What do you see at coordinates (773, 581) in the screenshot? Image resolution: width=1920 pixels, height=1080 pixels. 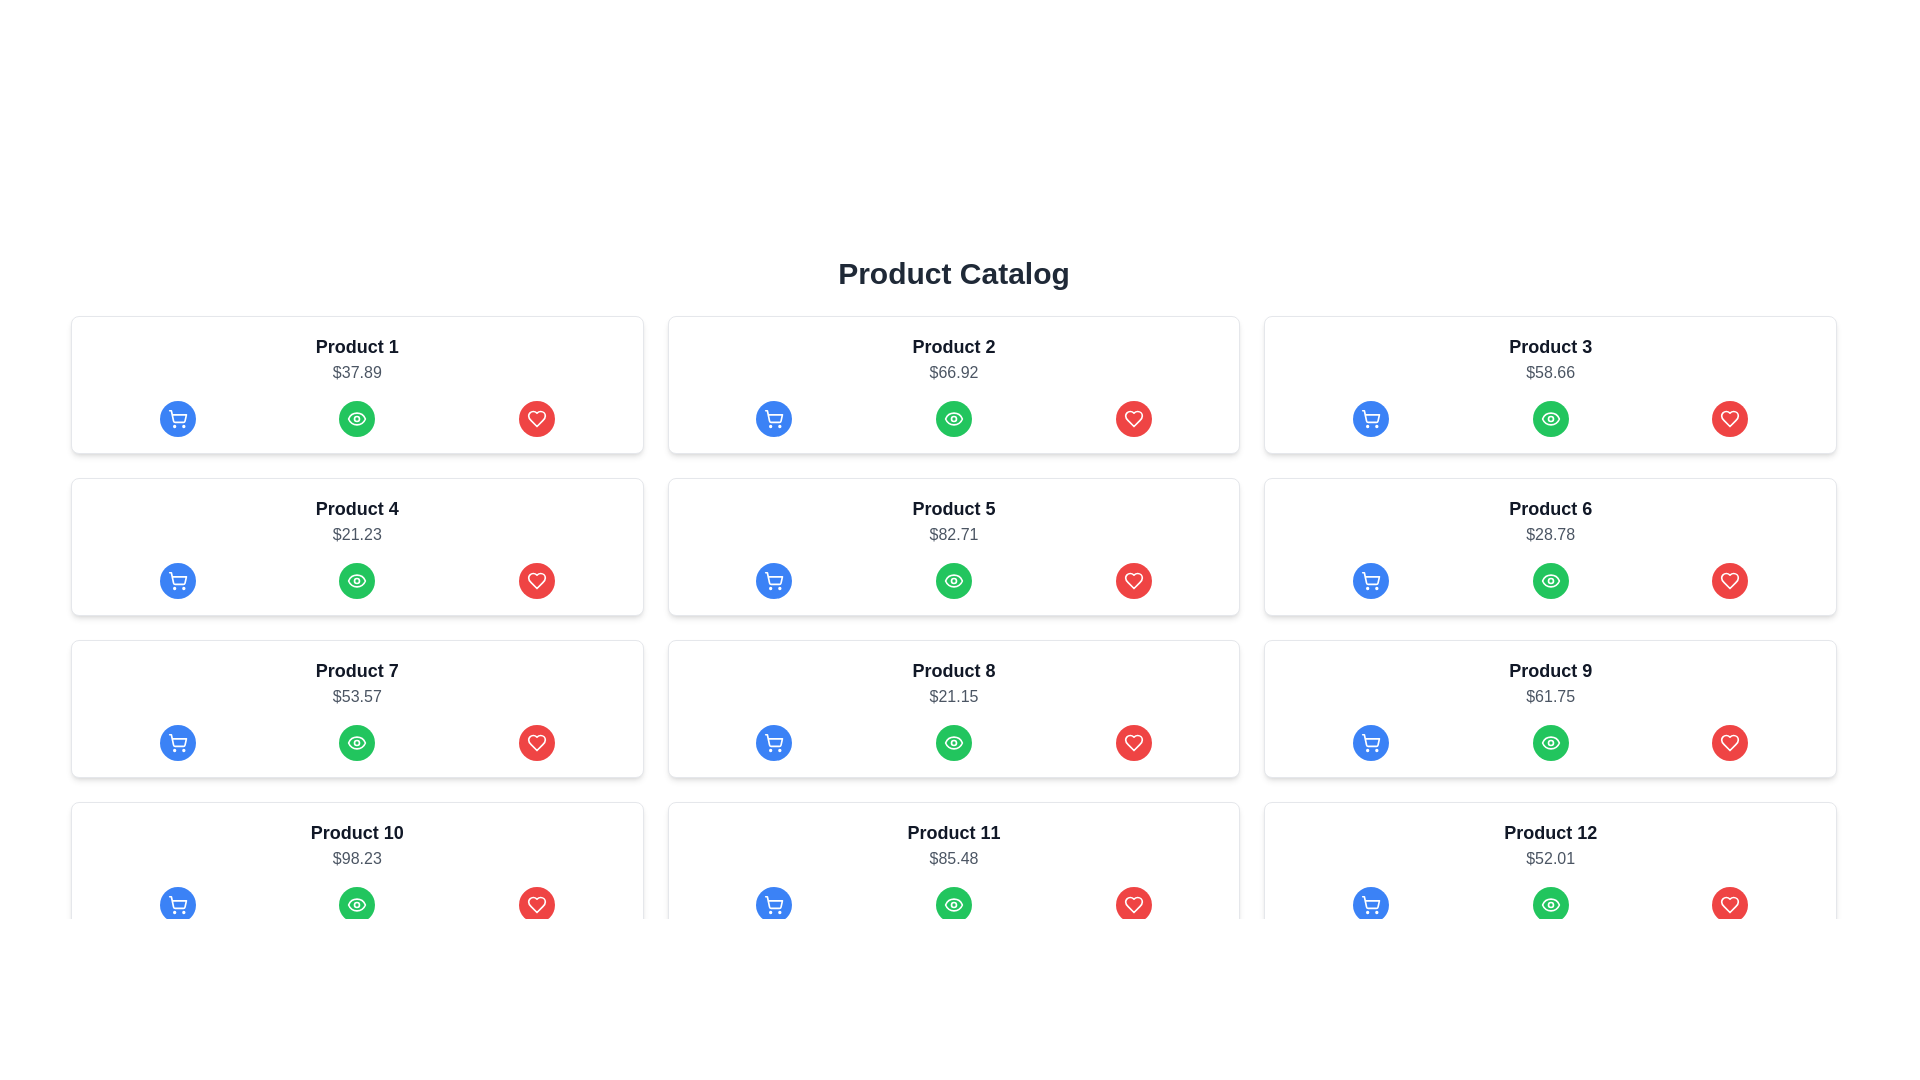 I see `the shopping cart icon button in the blue circular button` at bounding box center [773, 581].